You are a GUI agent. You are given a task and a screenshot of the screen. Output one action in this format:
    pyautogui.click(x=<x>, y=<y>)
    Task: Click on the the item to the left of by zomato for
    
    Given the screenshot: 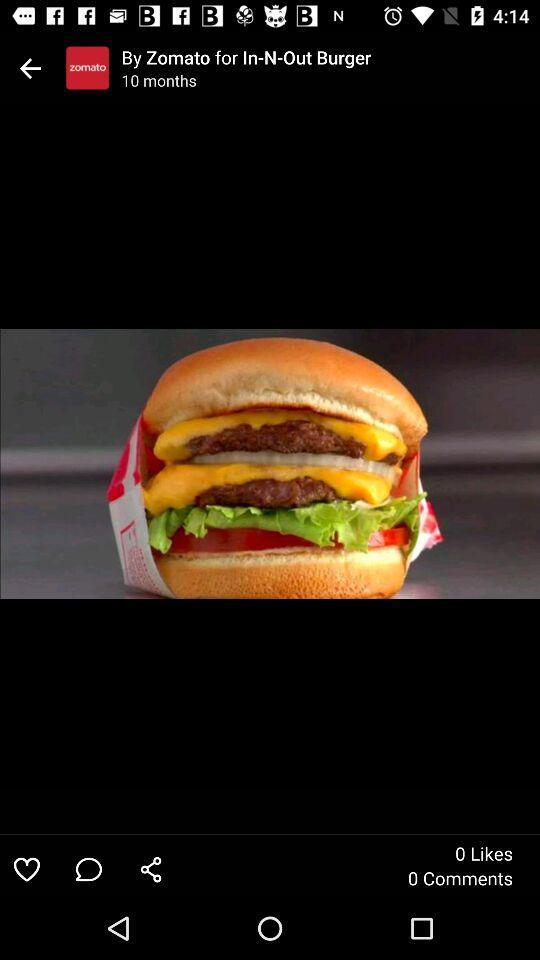 What is the action you would take?
    pyautogui.click(x=86, y=68)
    